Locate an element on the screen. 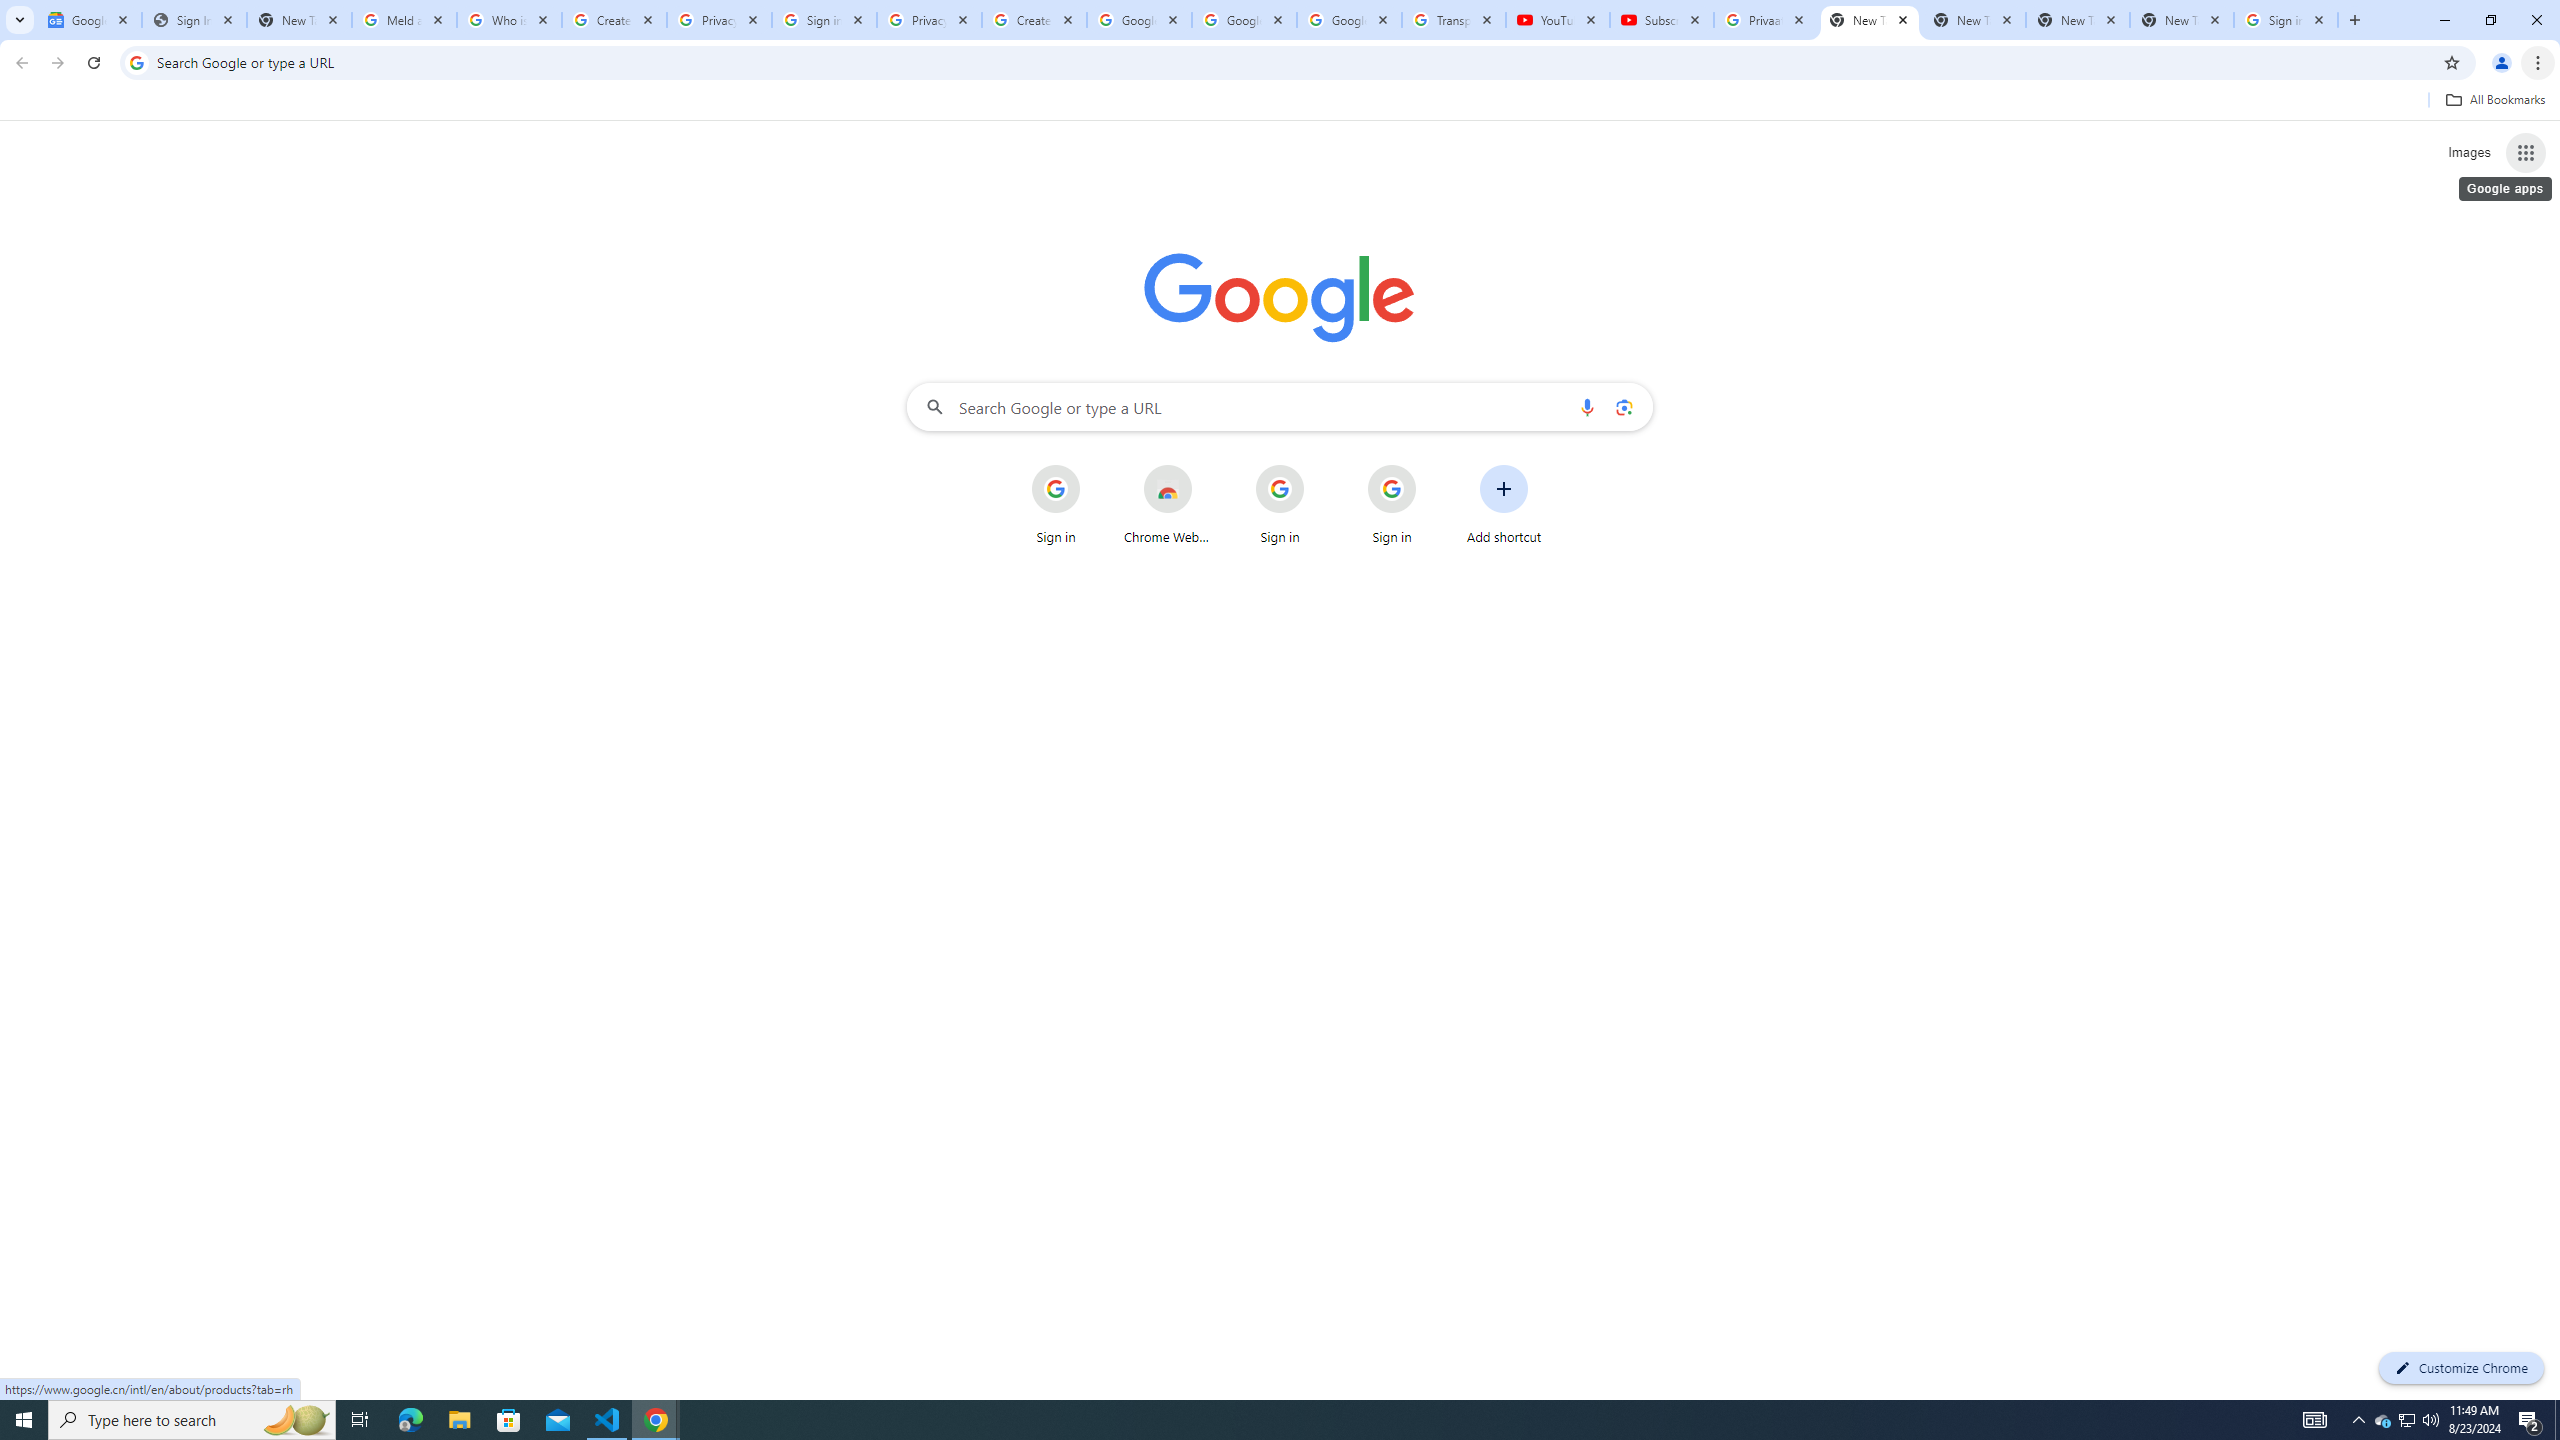 This screenshot has width=2560, height=1440. 'More actions for Sign in shortcut' is located at coordinates (1431, 467).